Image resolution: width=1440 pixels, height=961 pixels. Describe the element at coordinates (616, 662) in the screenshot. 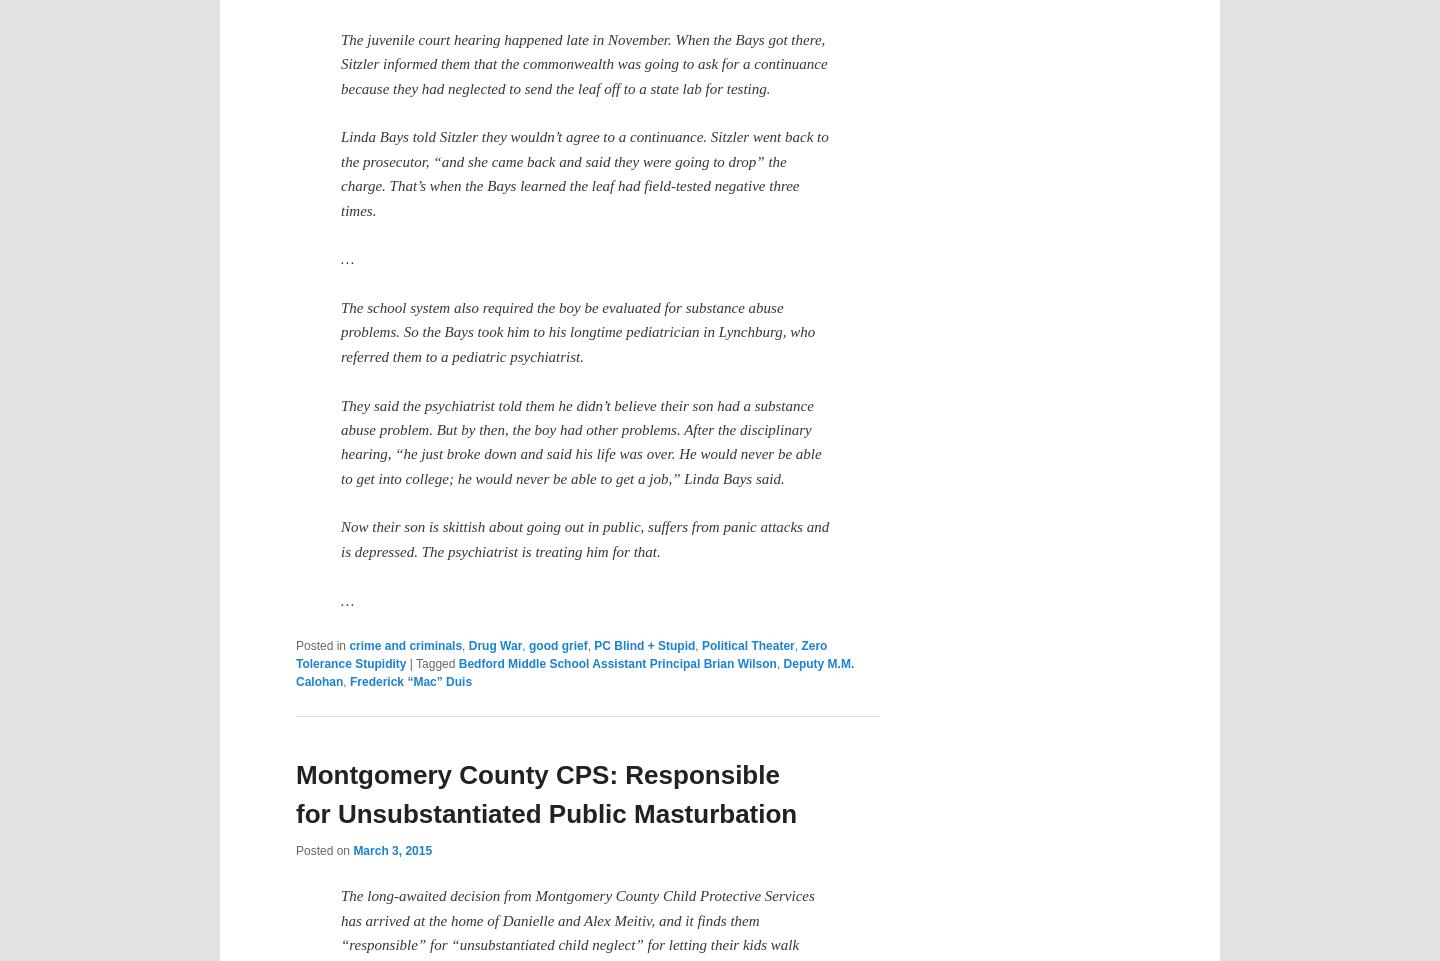

I see `'Bedford Middle School Assistant Principal Brian Wilson'` at that location.